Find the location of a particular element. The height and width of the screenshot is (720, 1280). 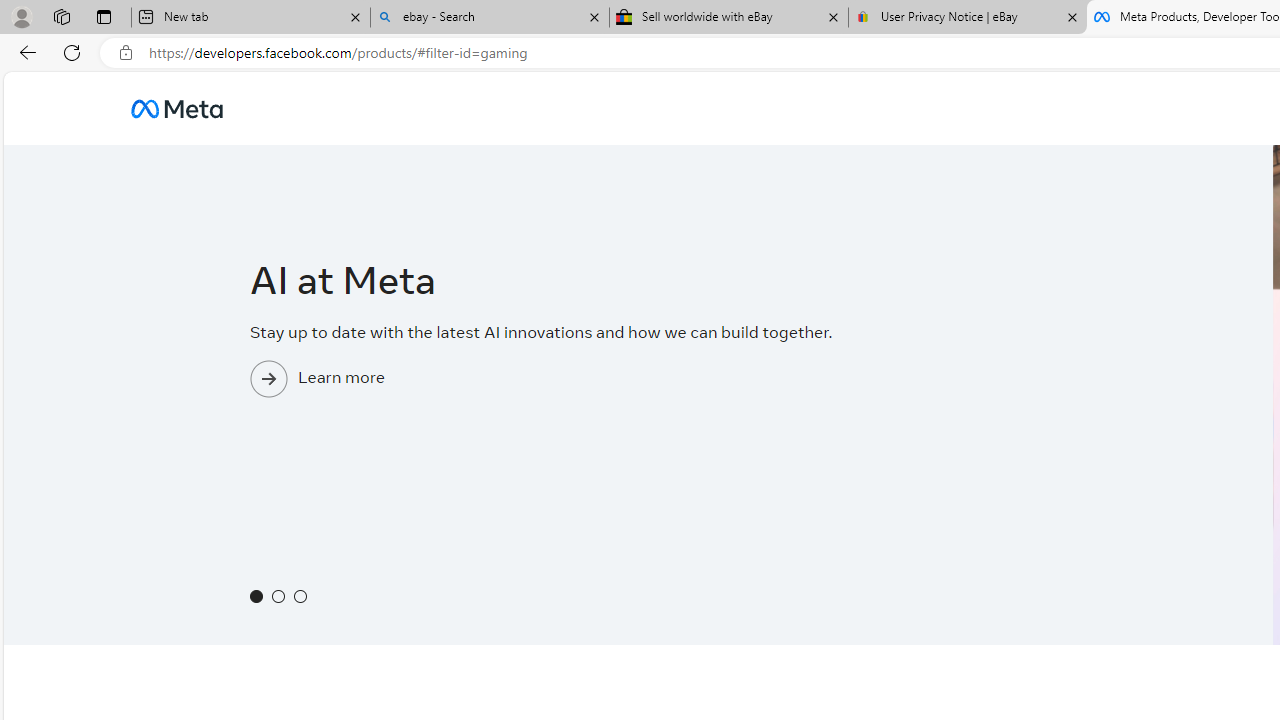

'User Privacy Notice | eBay' is located at coordinates (967, 17).